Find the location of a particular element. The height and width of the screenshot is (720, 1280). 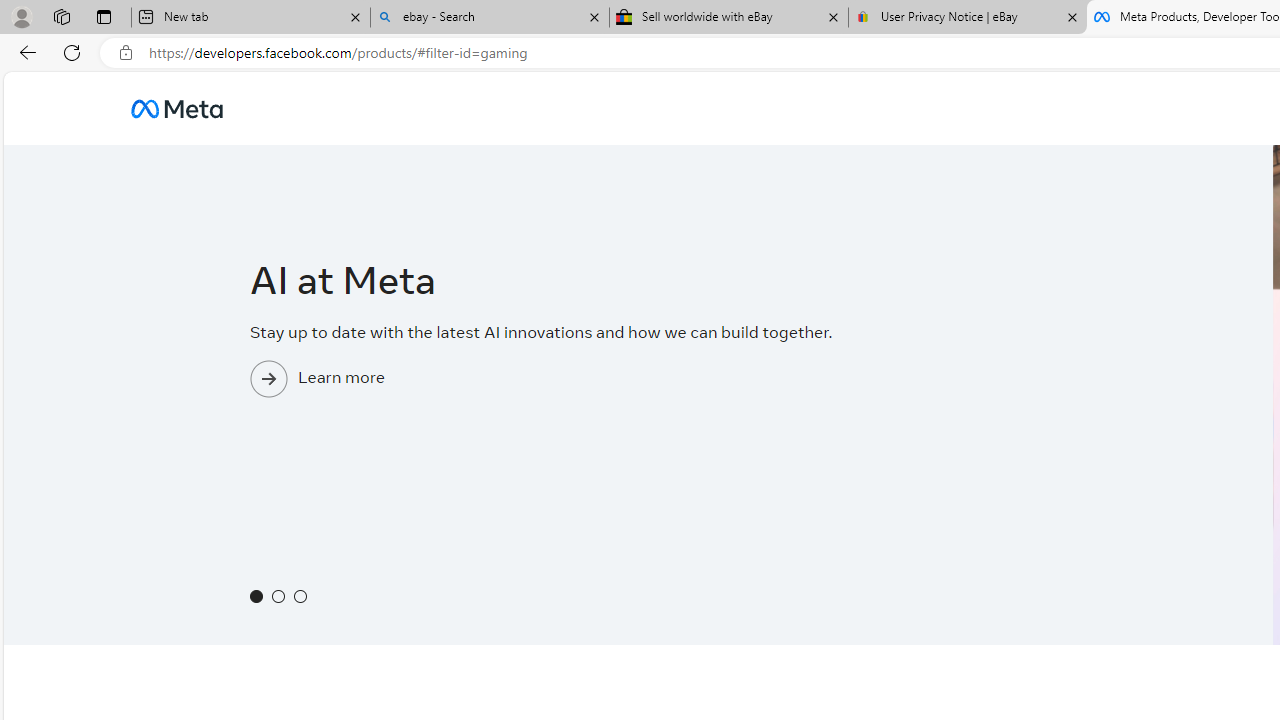

'User Privacy Notice | eBay' is located at coordinates (967, 17).